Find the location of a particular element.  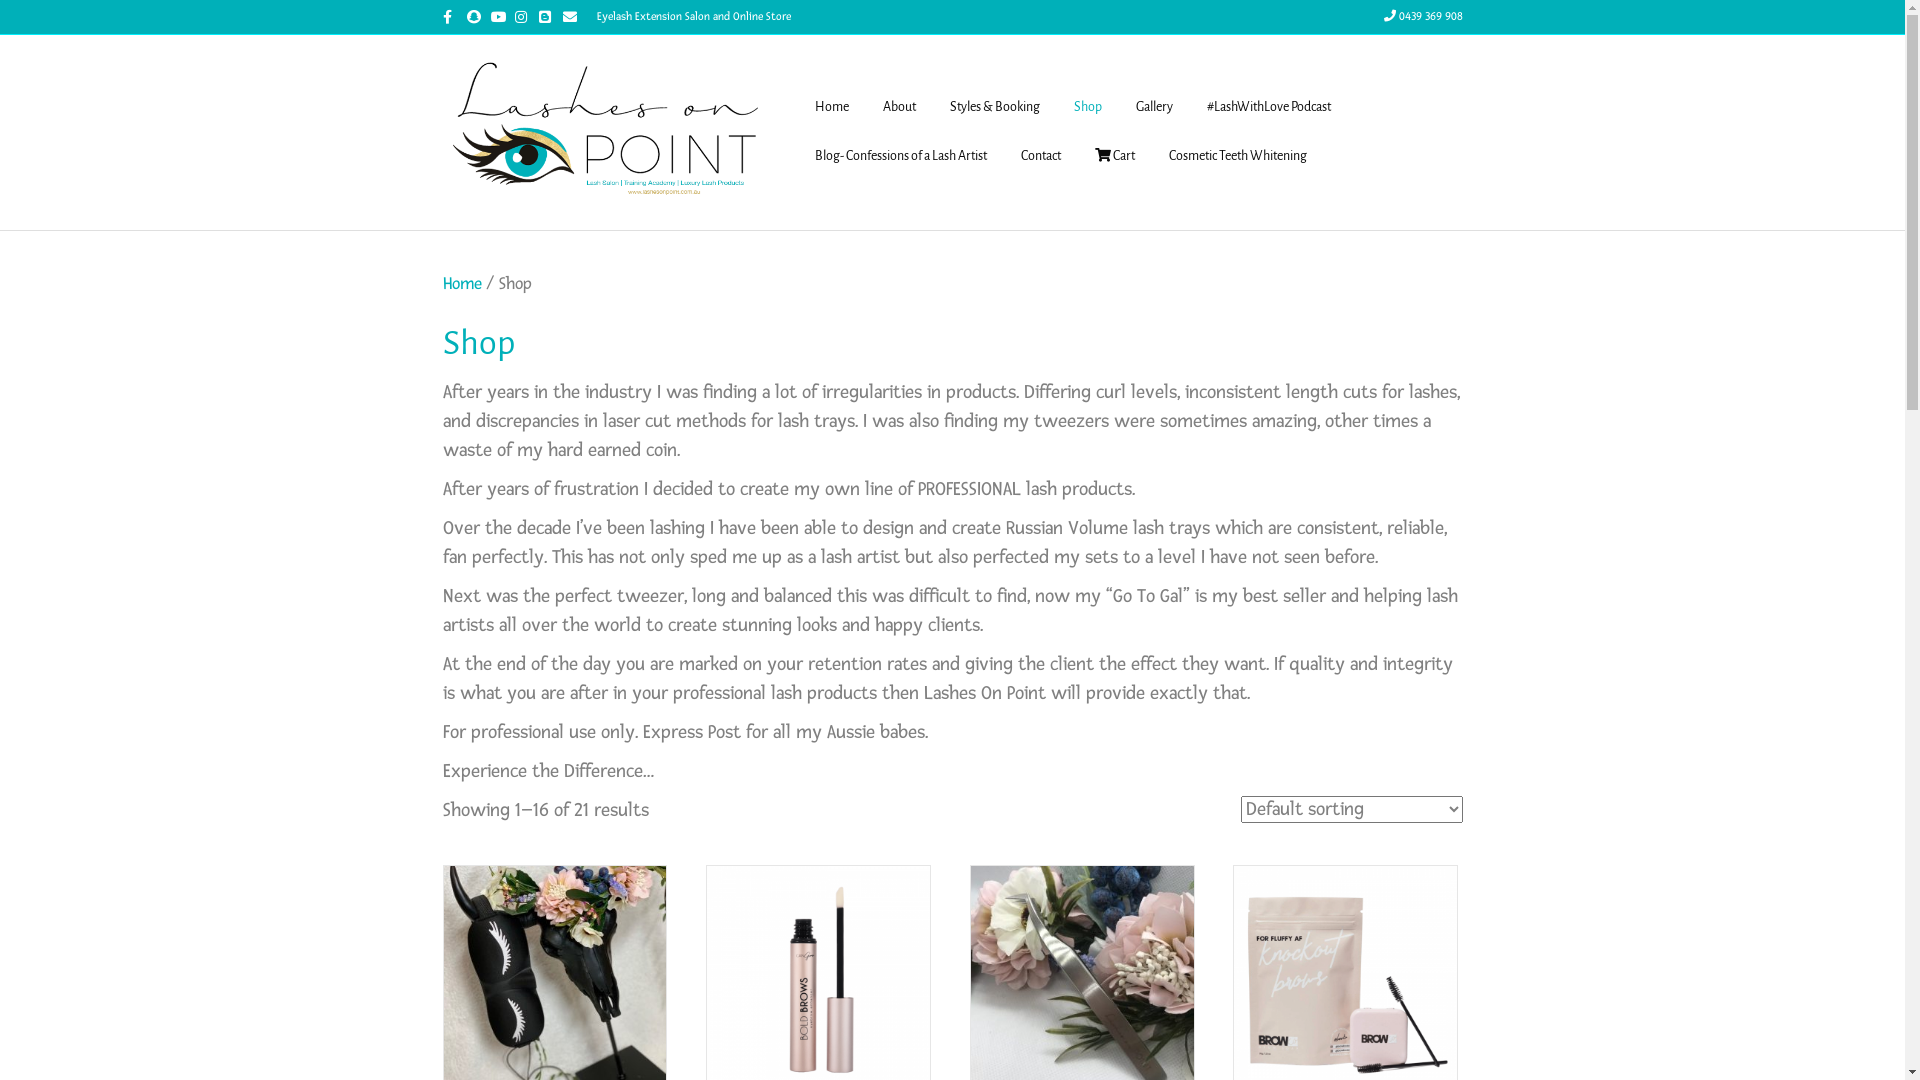

'Cart' is located at coordinates (1113, 156).